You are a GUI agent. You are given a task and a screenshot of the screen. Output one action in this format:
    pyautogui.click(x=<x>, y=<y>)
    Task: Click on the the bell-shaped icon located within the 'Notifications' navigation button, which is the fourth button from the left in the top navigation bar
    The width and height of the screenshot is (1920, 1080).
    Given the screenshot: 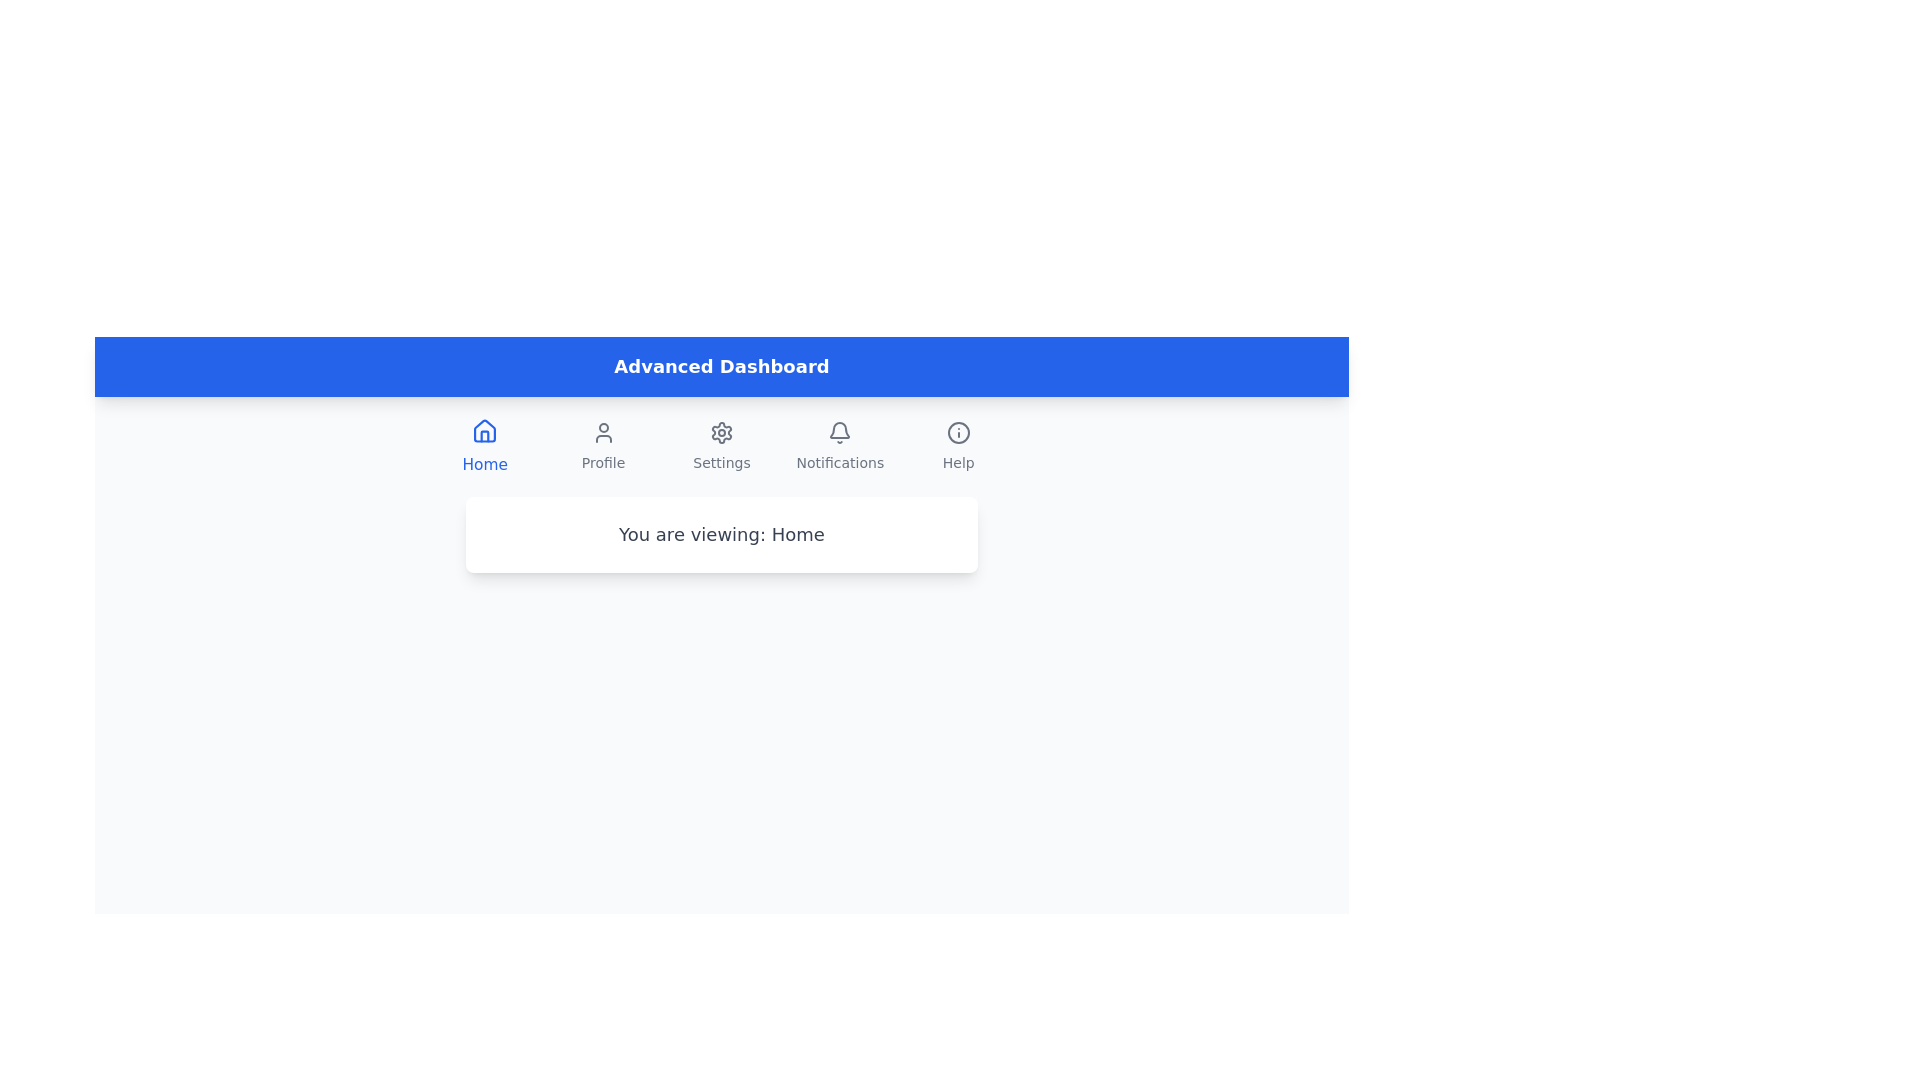 What is the action you would take?
    pyautogui.click(x=840, y=431)
    